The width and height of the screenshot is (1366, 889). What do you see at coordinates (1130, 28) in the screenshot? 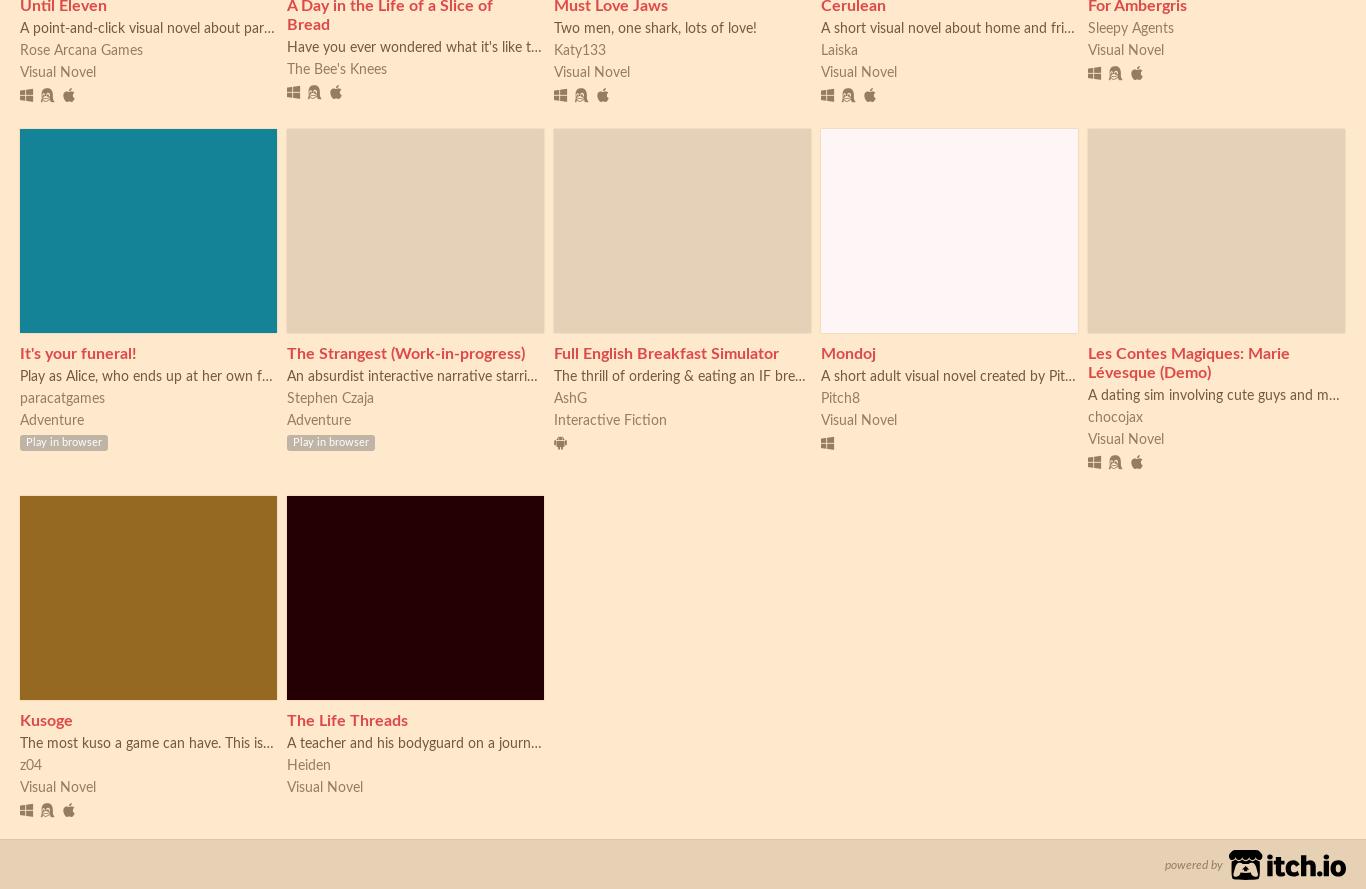
I see `'Sleepy Agents'` at bounding box center [1130, 28].